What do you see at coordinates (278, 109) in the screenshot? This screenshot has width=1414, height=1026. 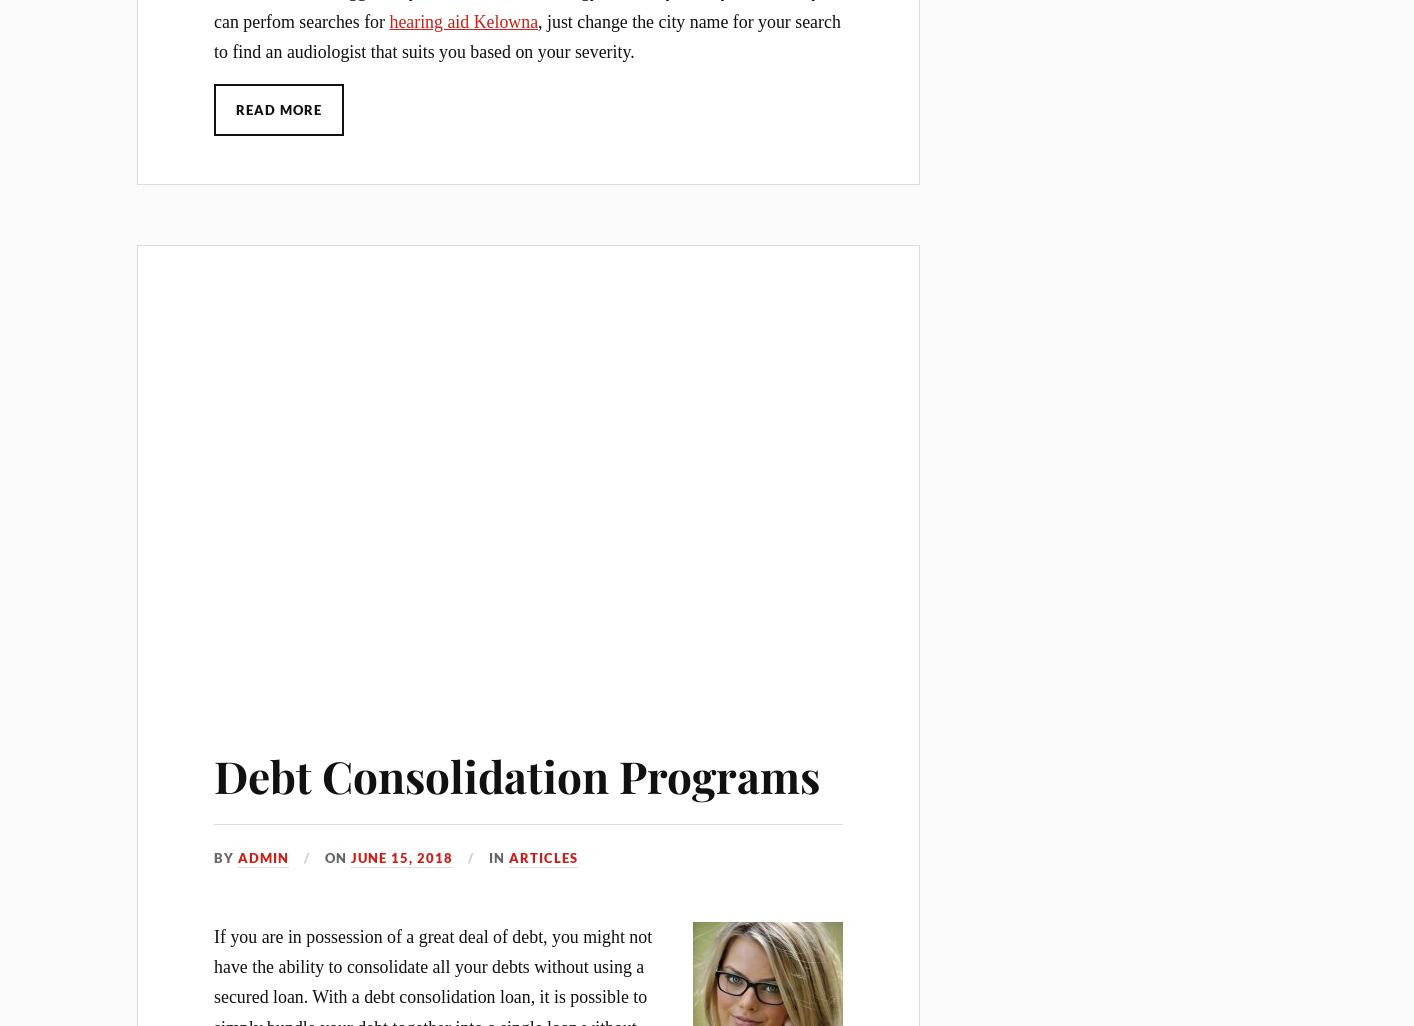 I see `'Read More'` at bounding box center [278, 109].